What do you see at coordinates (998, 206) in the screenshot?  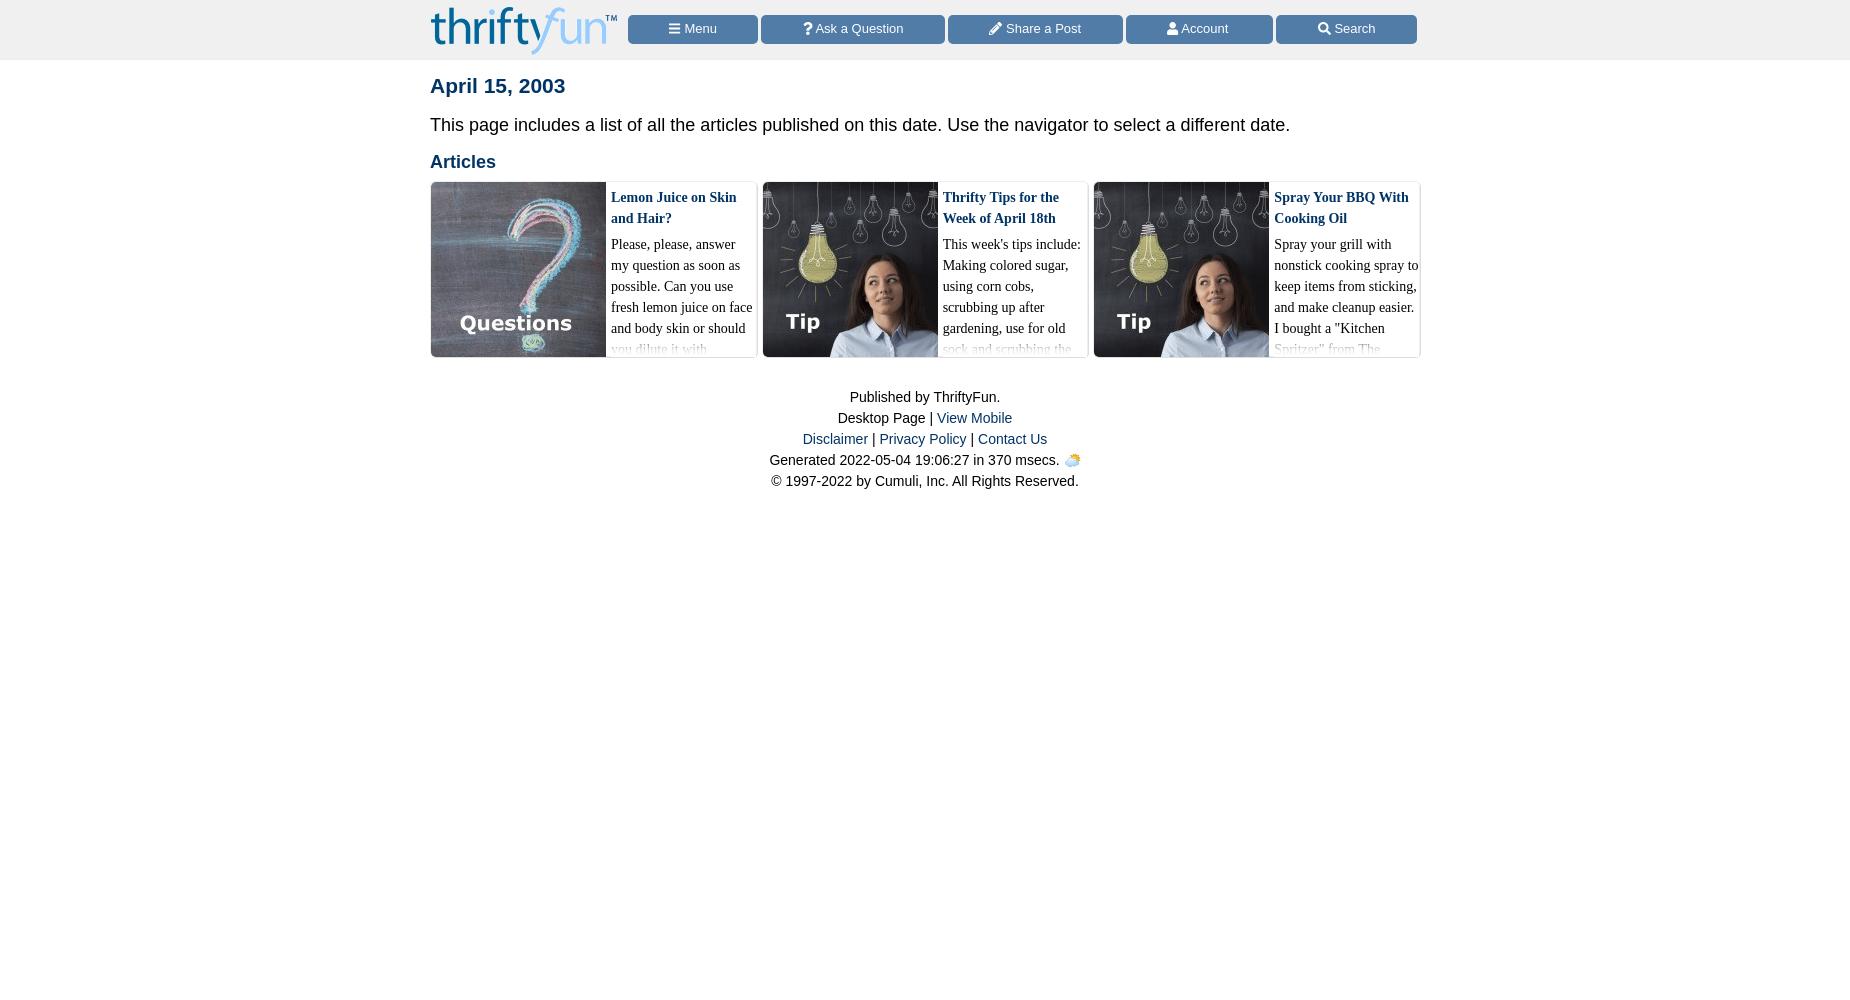 I see `'Thrifty Tips for the Week of April 18th'` at bounding box center [998, 206].